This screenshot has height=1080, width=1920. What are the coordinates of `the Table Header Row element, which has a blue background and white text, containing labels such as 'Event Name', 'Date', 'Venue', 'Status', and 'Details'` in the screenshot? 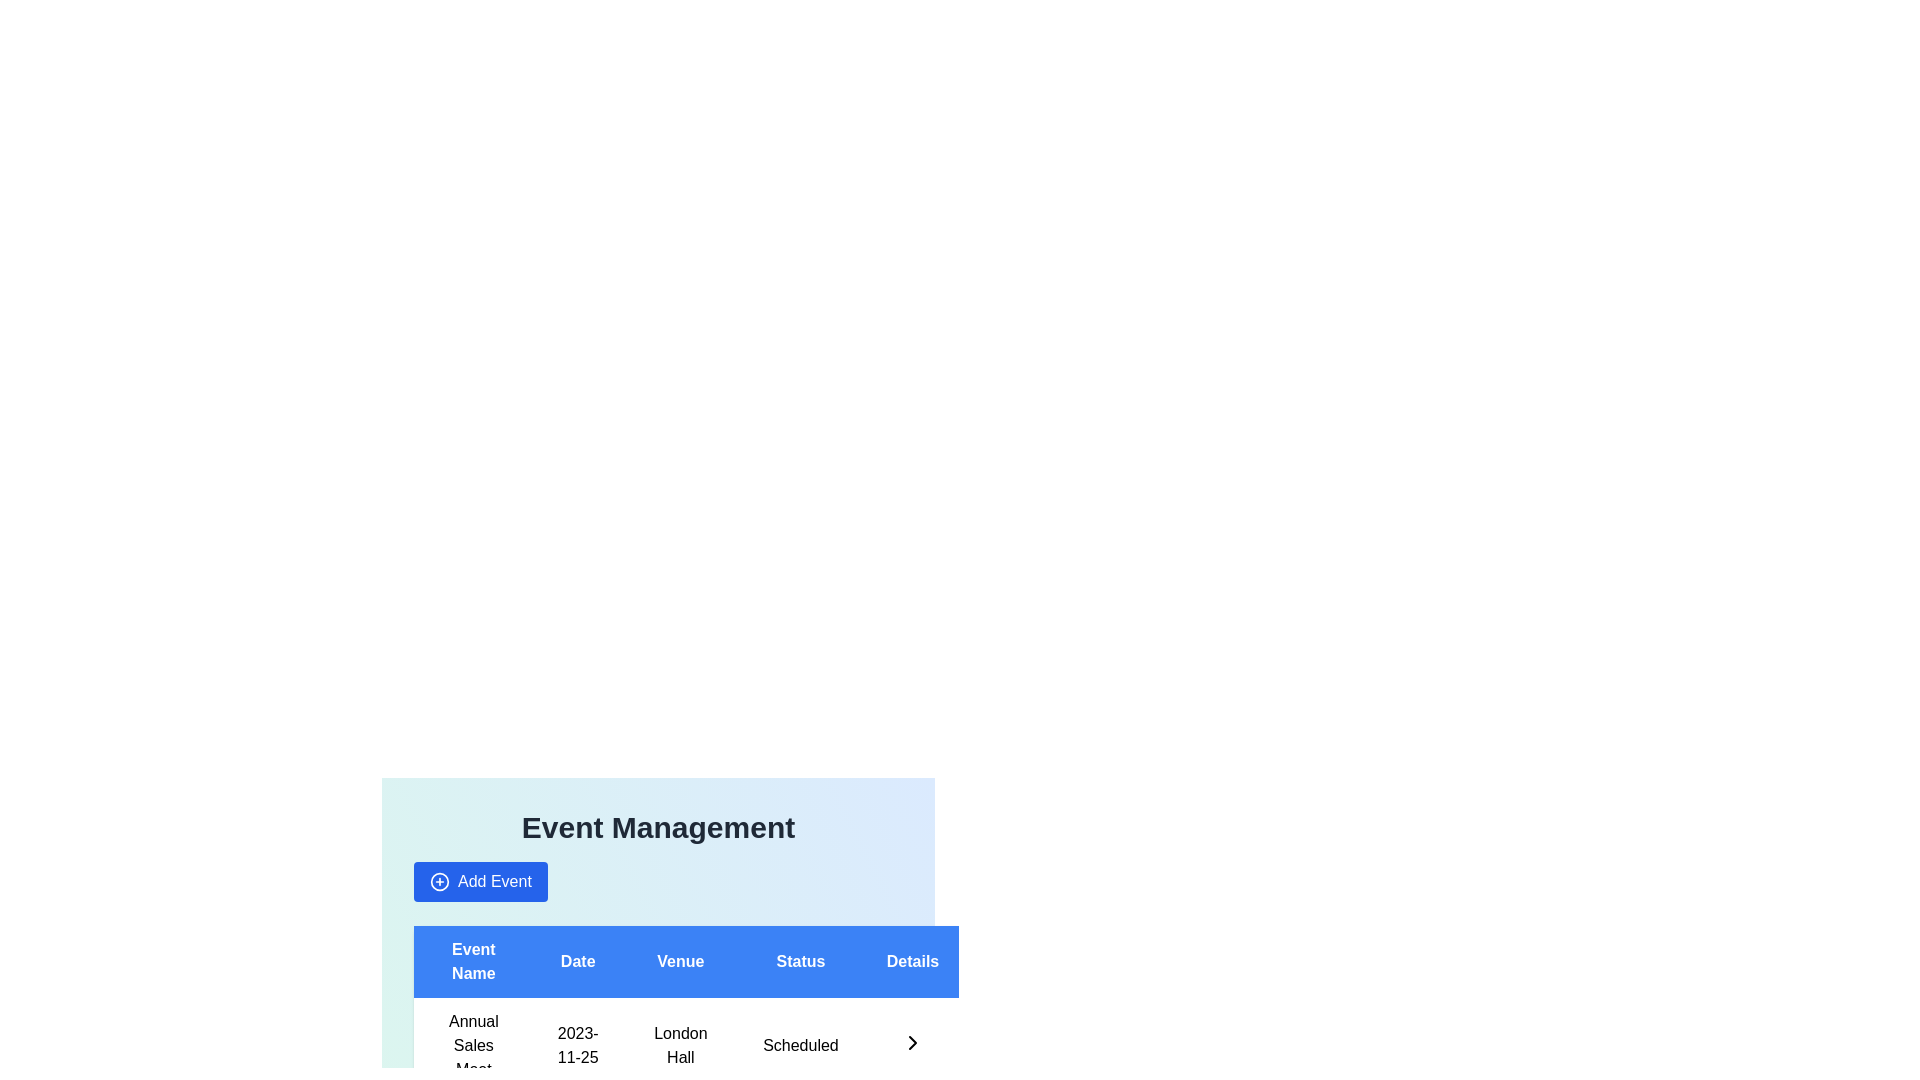 It's located at (688, 960).